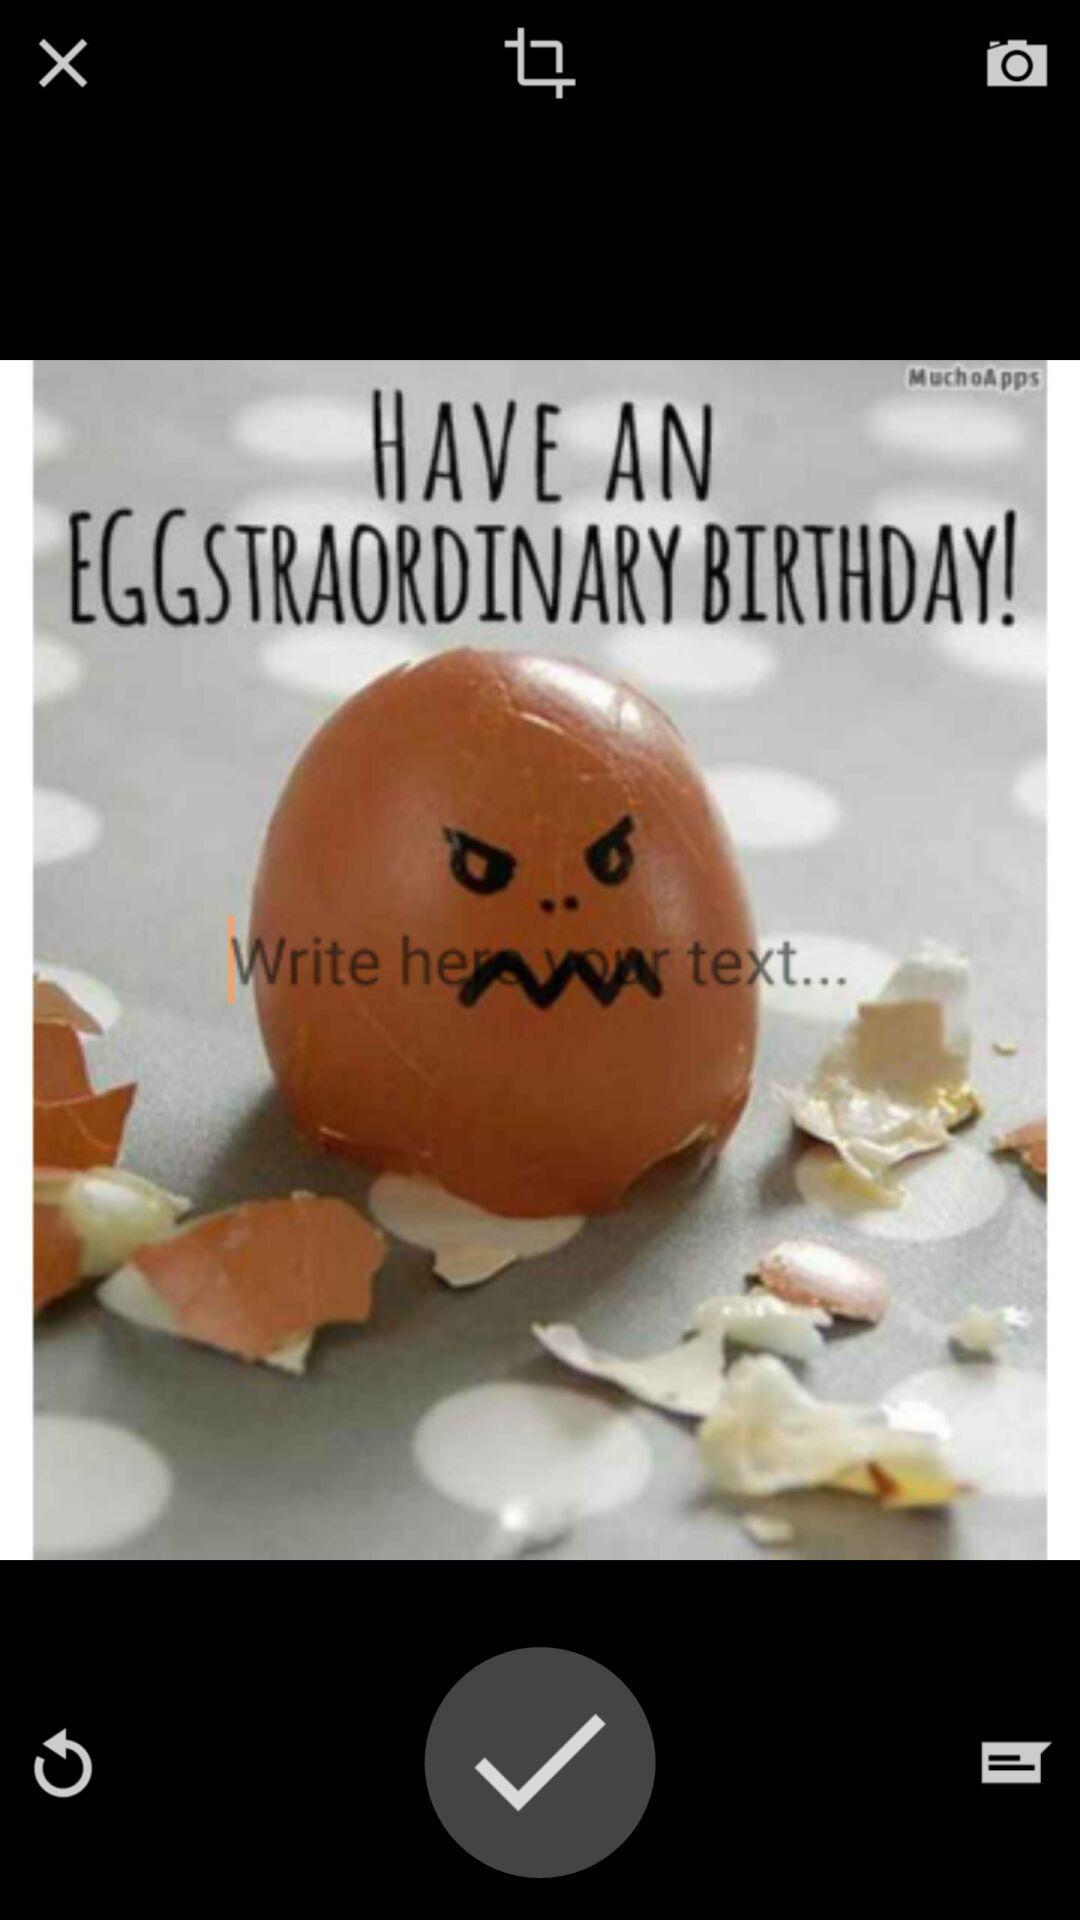 The height and width of the screenshot is (1920, 1080). Describe the element at coordinates (1017, 62) in the screenshot. I see `the photo icon` at that location.